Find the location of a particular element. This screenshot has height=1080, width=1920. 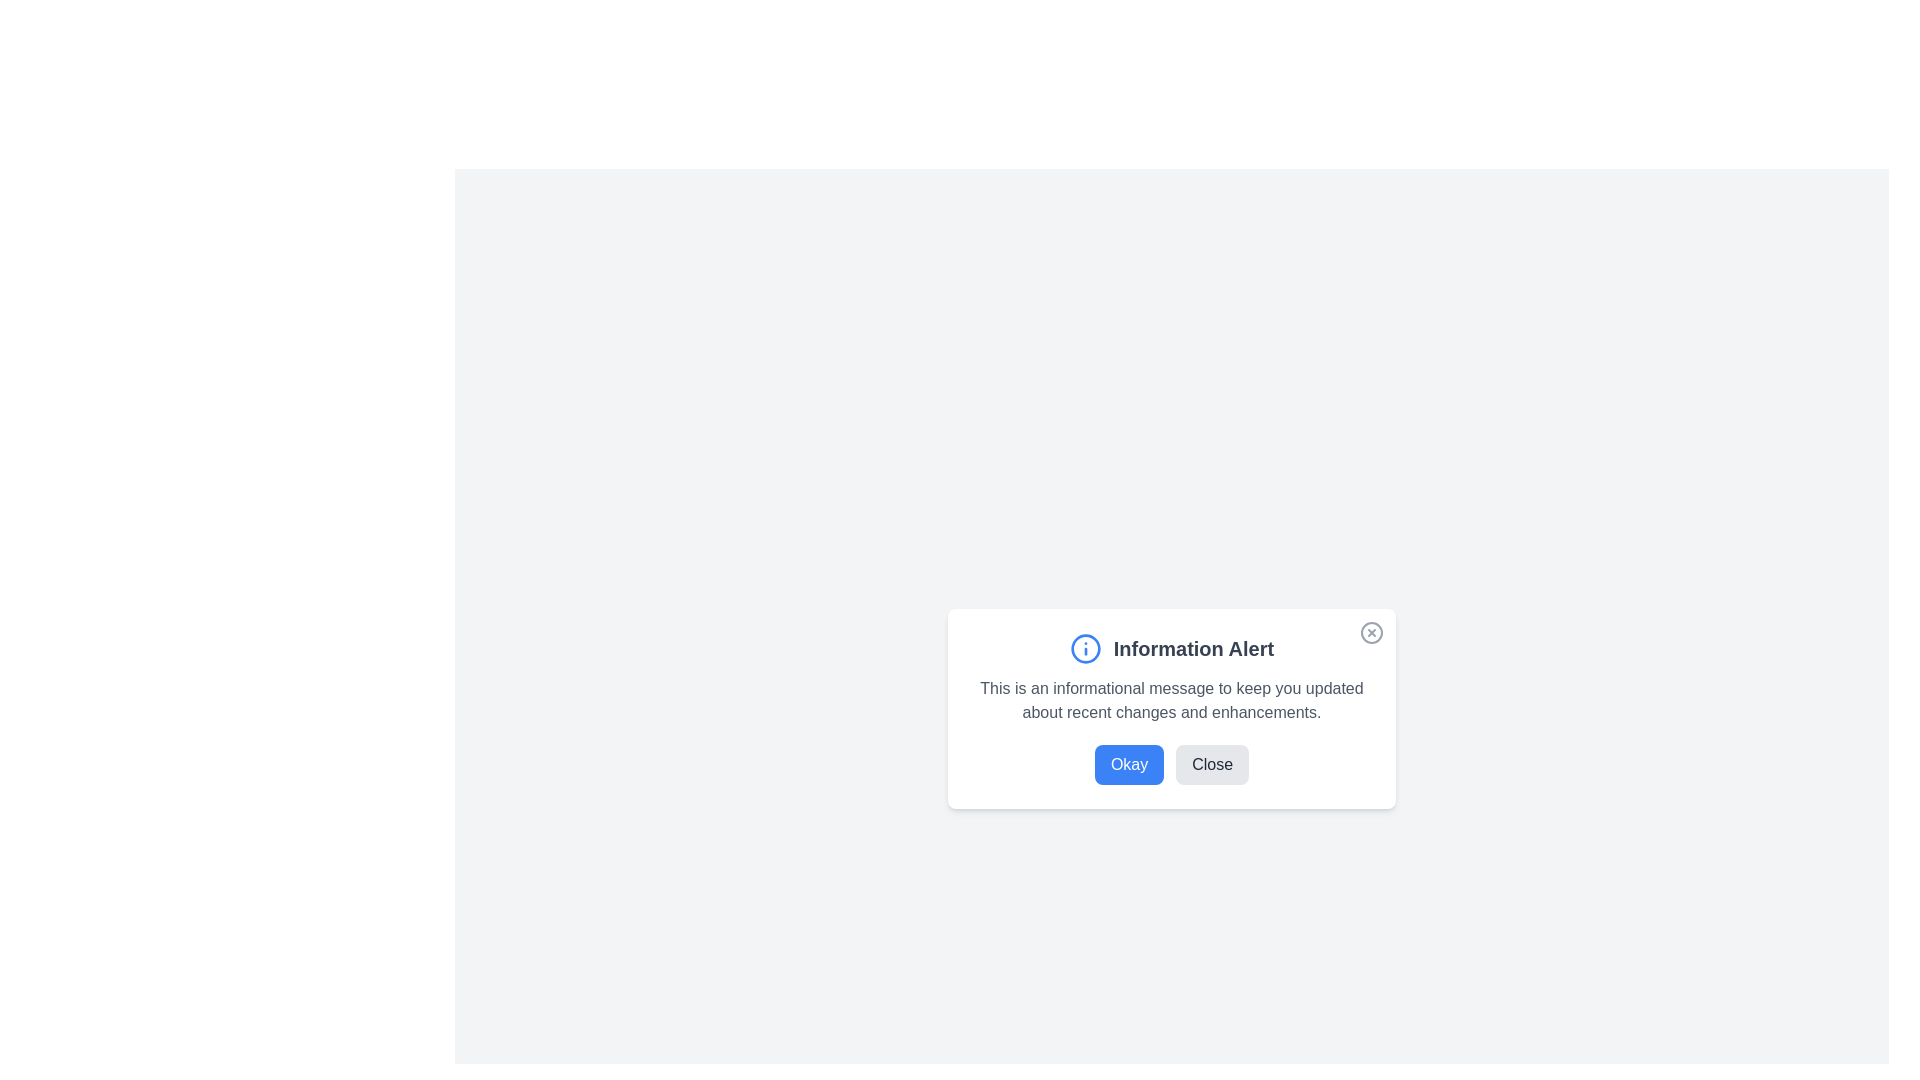

text content of the bold text label 'Information Alert', which is styled with a gray hue and located centrally within a modal dialog box, immediately to the right of the information icon is located at coordinates (1194, 648).